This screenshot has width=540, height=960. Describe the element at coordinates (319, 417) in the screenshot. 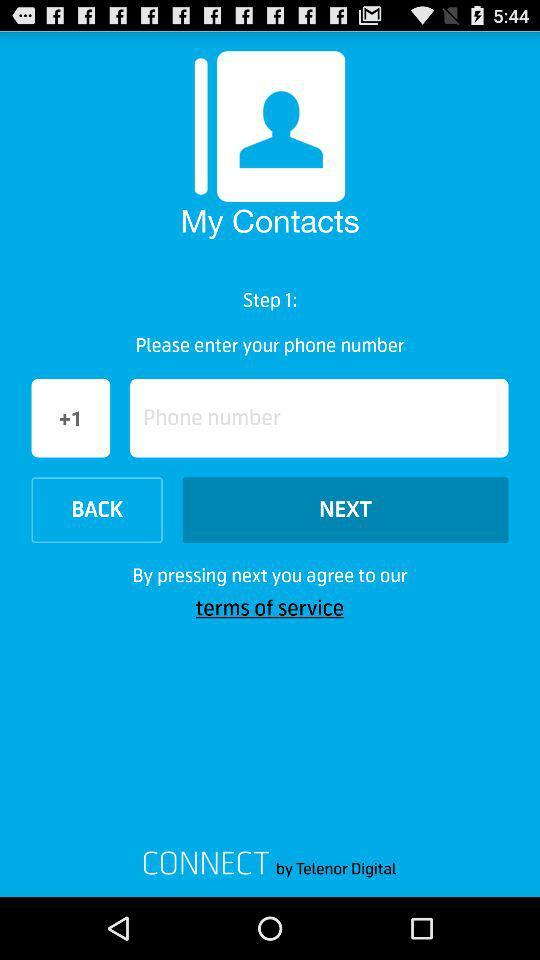

I see `input my phone number` at that location.